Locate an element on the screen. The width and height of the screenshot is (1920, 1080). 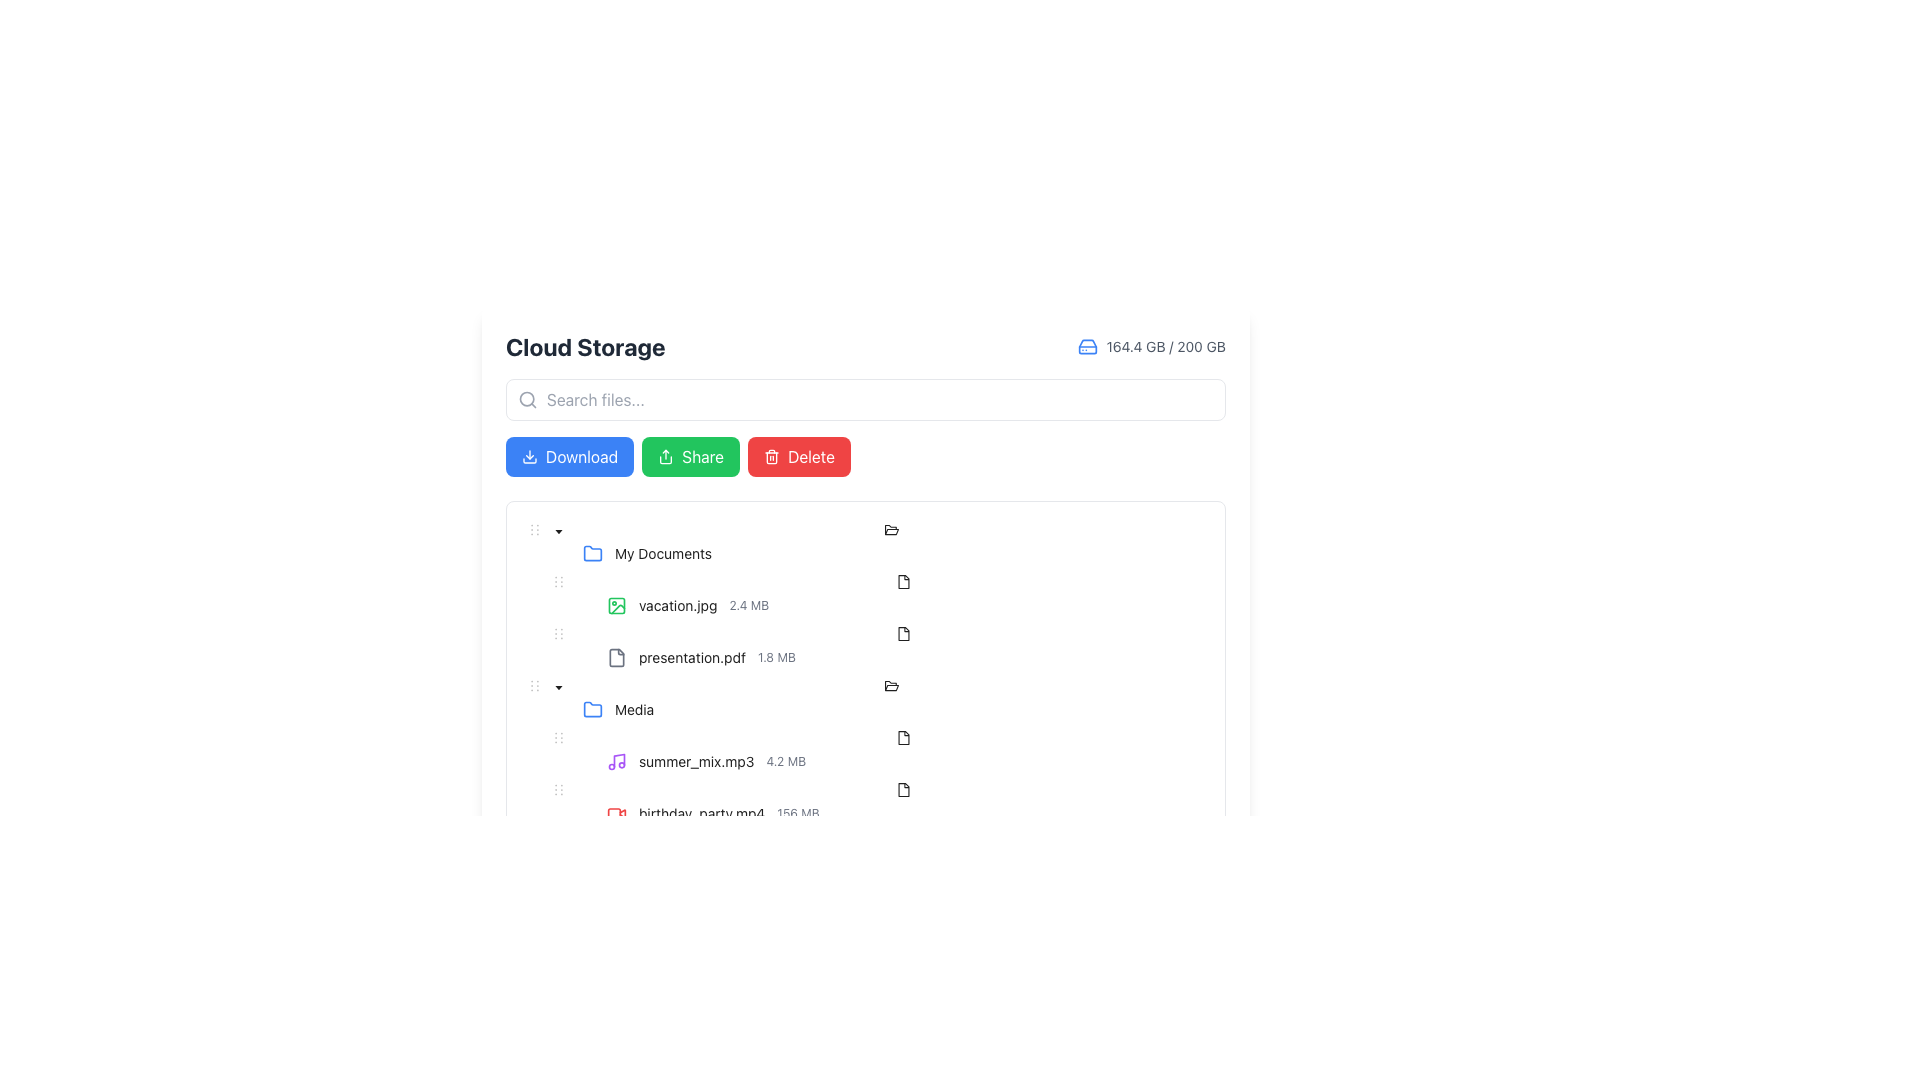
the delete button located to the right of the green 'Share' button is located at coordinates (798, 456).